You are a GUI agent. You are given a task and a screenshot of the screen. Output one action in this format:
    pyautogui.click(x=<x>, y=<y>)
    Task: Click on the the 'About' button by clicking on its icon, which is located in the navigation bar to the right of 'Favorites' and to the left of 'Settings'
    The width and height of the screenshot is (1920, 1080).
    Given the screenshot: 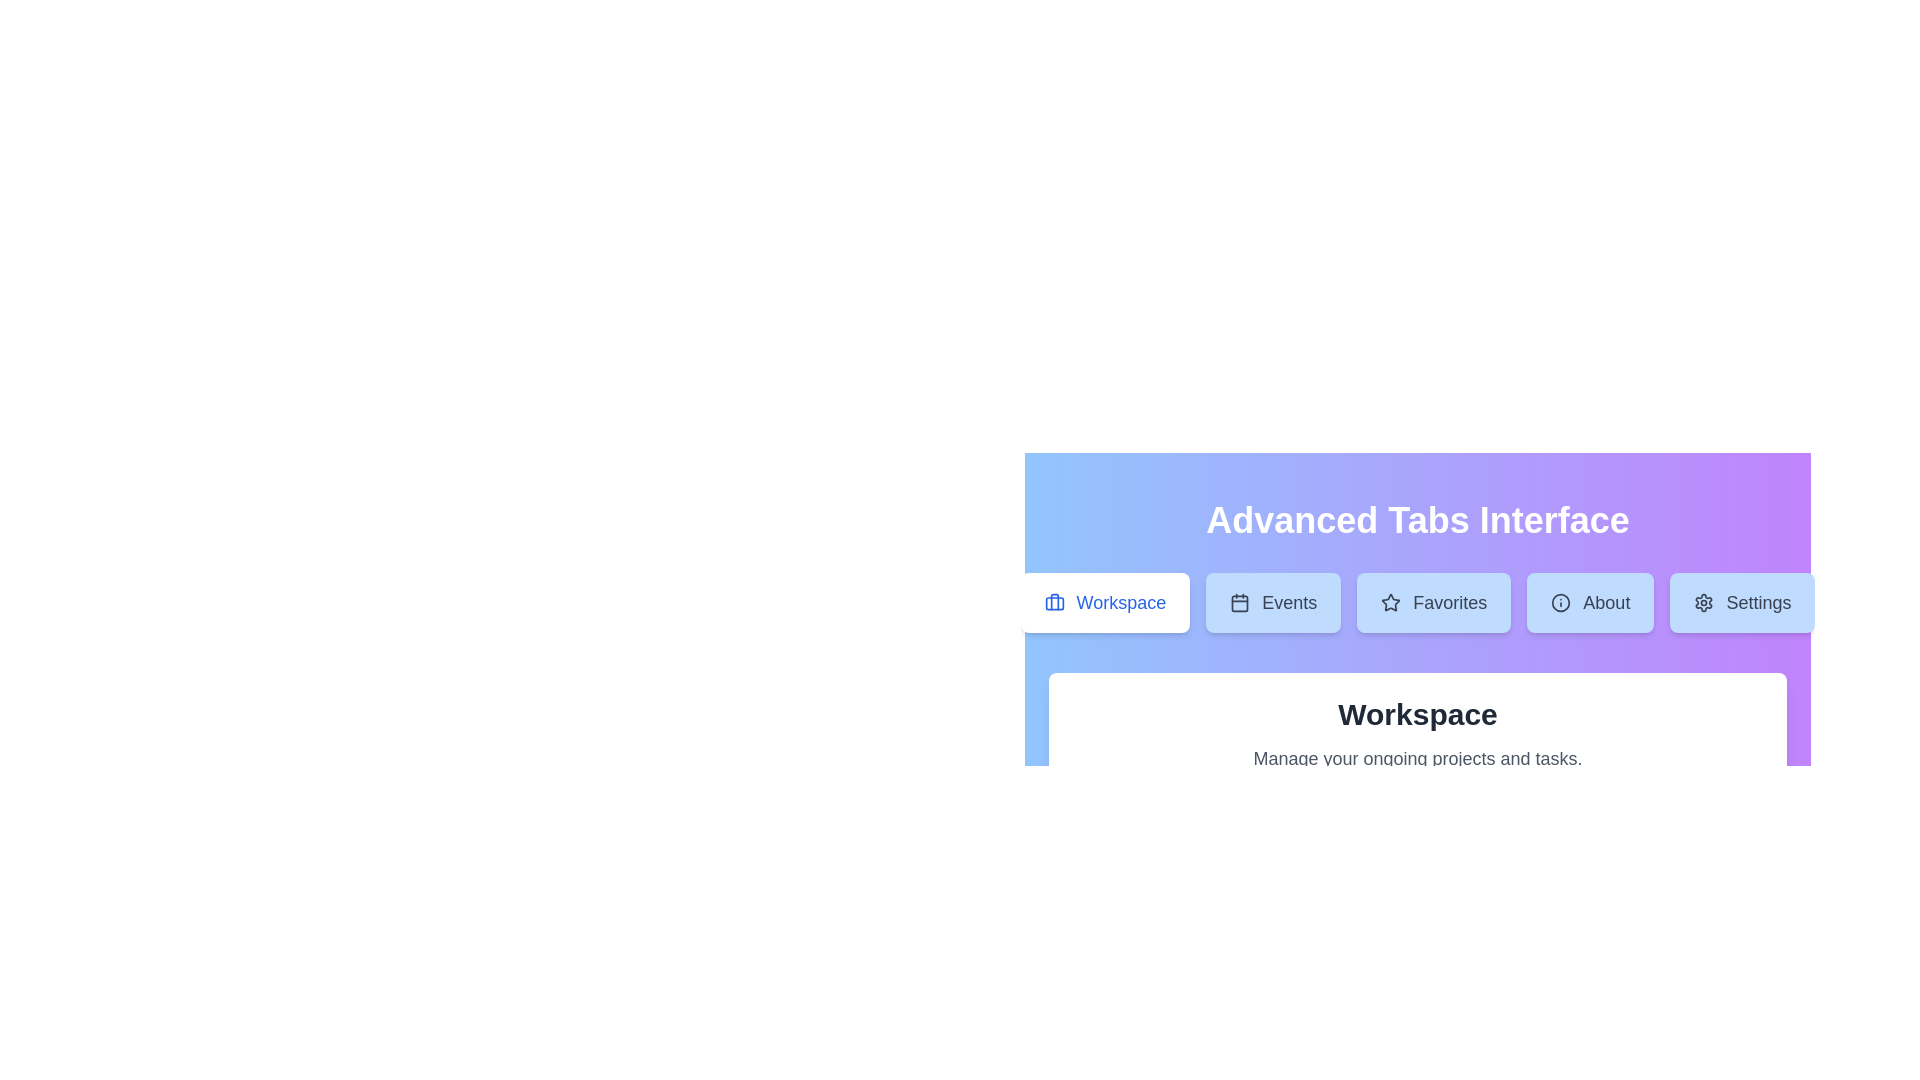 What is the action you would take?
    pyautogui.click(x=1560, y=601)
    